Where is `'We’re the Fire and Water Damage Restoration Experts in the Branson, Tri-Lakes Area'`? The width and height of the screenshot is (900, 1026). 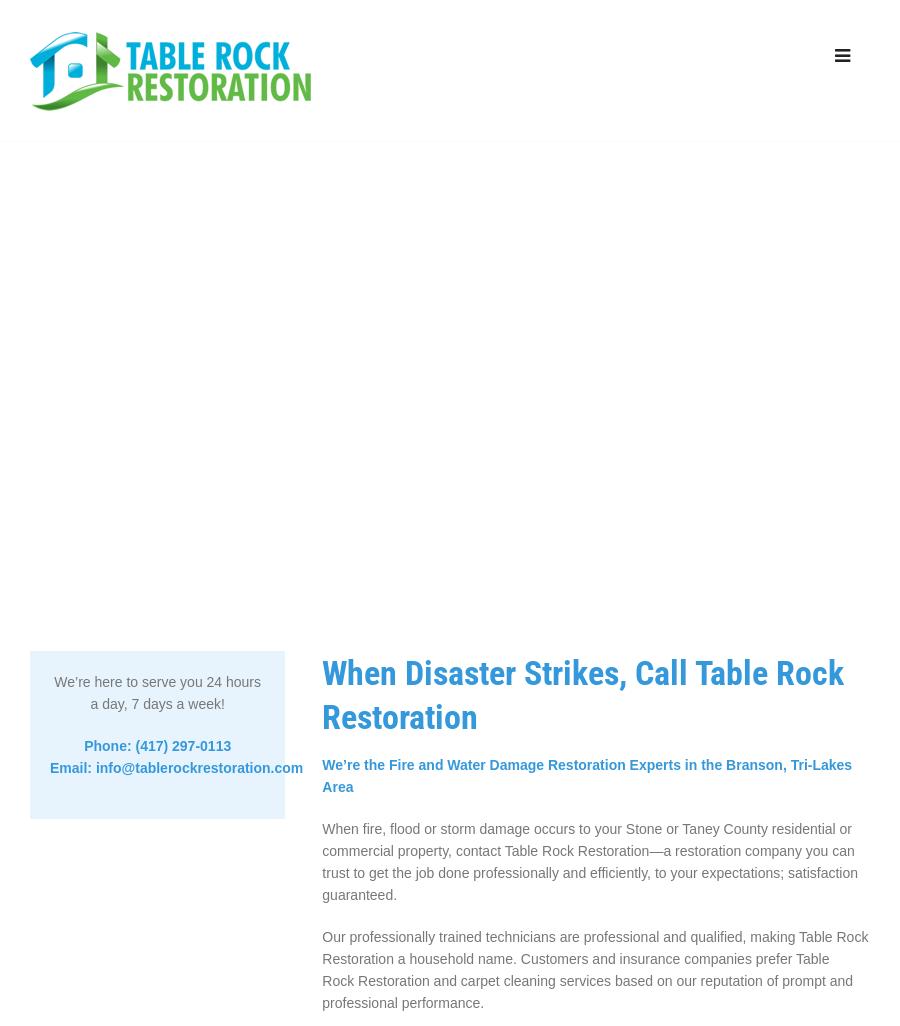 'We’re the Fire and Water Damage Restoration Experts in the Branson, Tri-Lakes Area' is located at coordinates (586, 774).